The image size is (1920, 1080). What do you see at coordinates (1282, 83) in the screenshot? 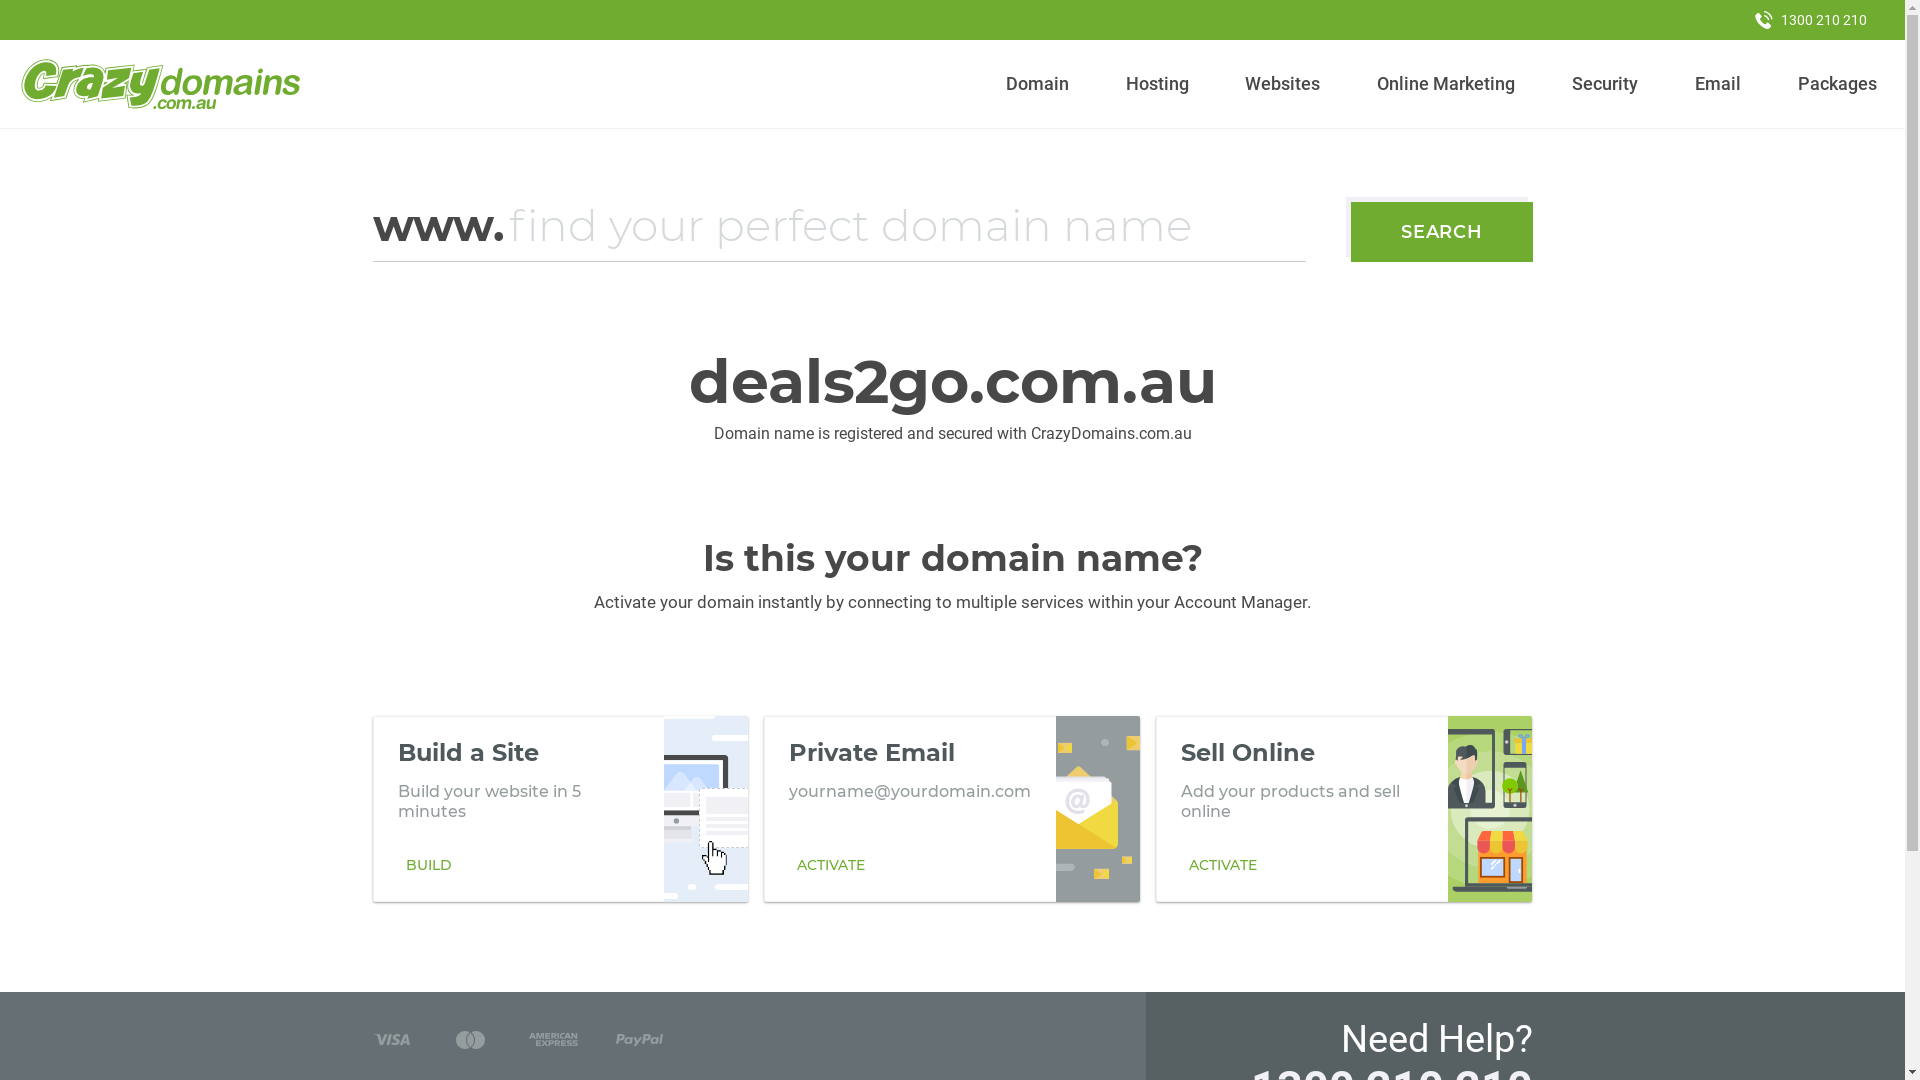
I see `'Websites'` at bounding box center [1282, 83].